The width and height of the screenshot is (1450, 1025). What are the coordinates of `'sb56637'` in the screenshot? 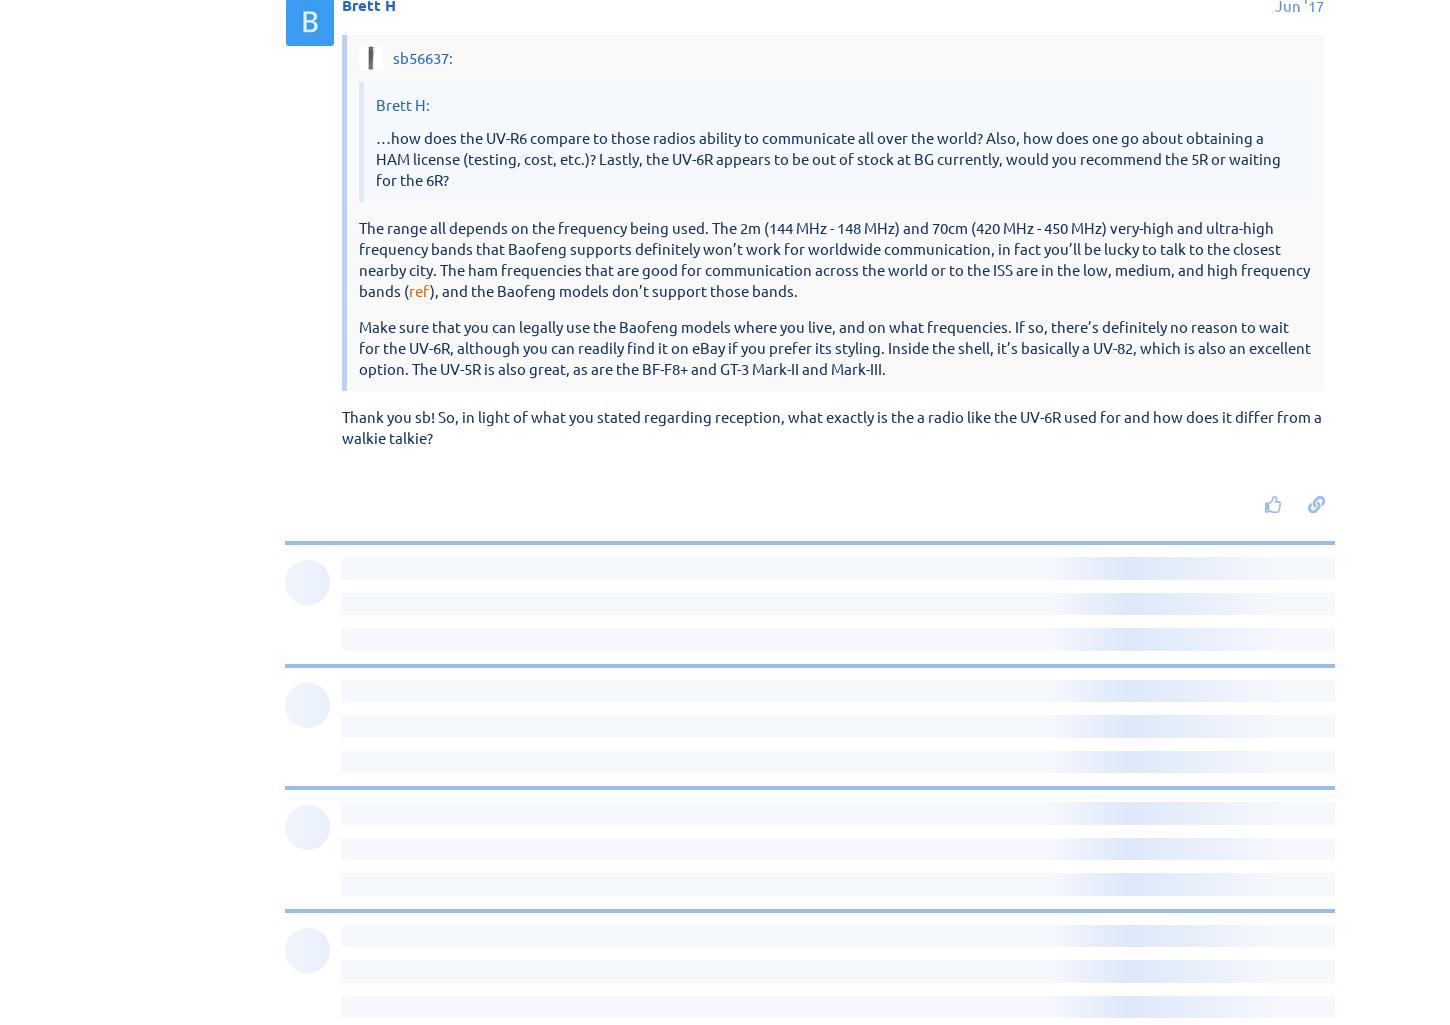 It's located at (342, 157).